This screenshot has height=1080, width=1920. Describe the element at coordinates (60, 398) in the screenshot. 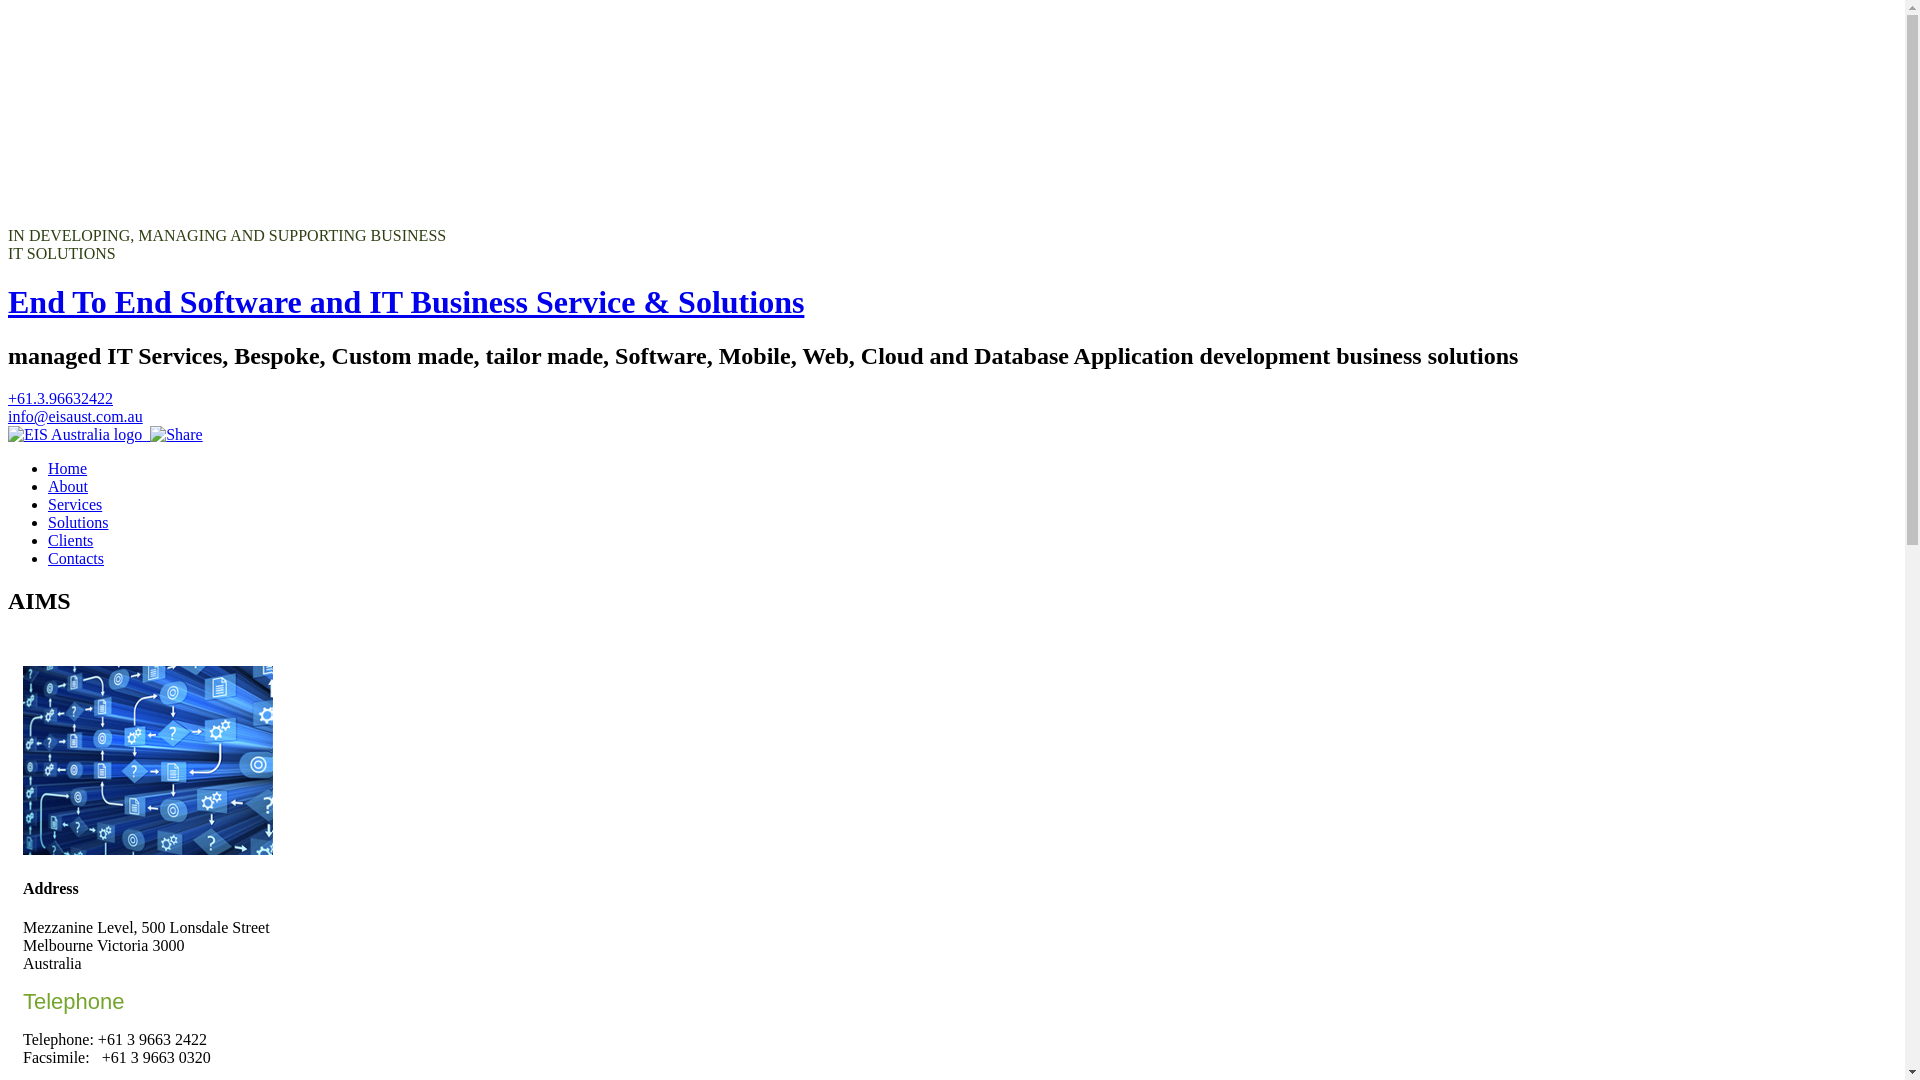

I see `'+61.3.96632422'` at that location.